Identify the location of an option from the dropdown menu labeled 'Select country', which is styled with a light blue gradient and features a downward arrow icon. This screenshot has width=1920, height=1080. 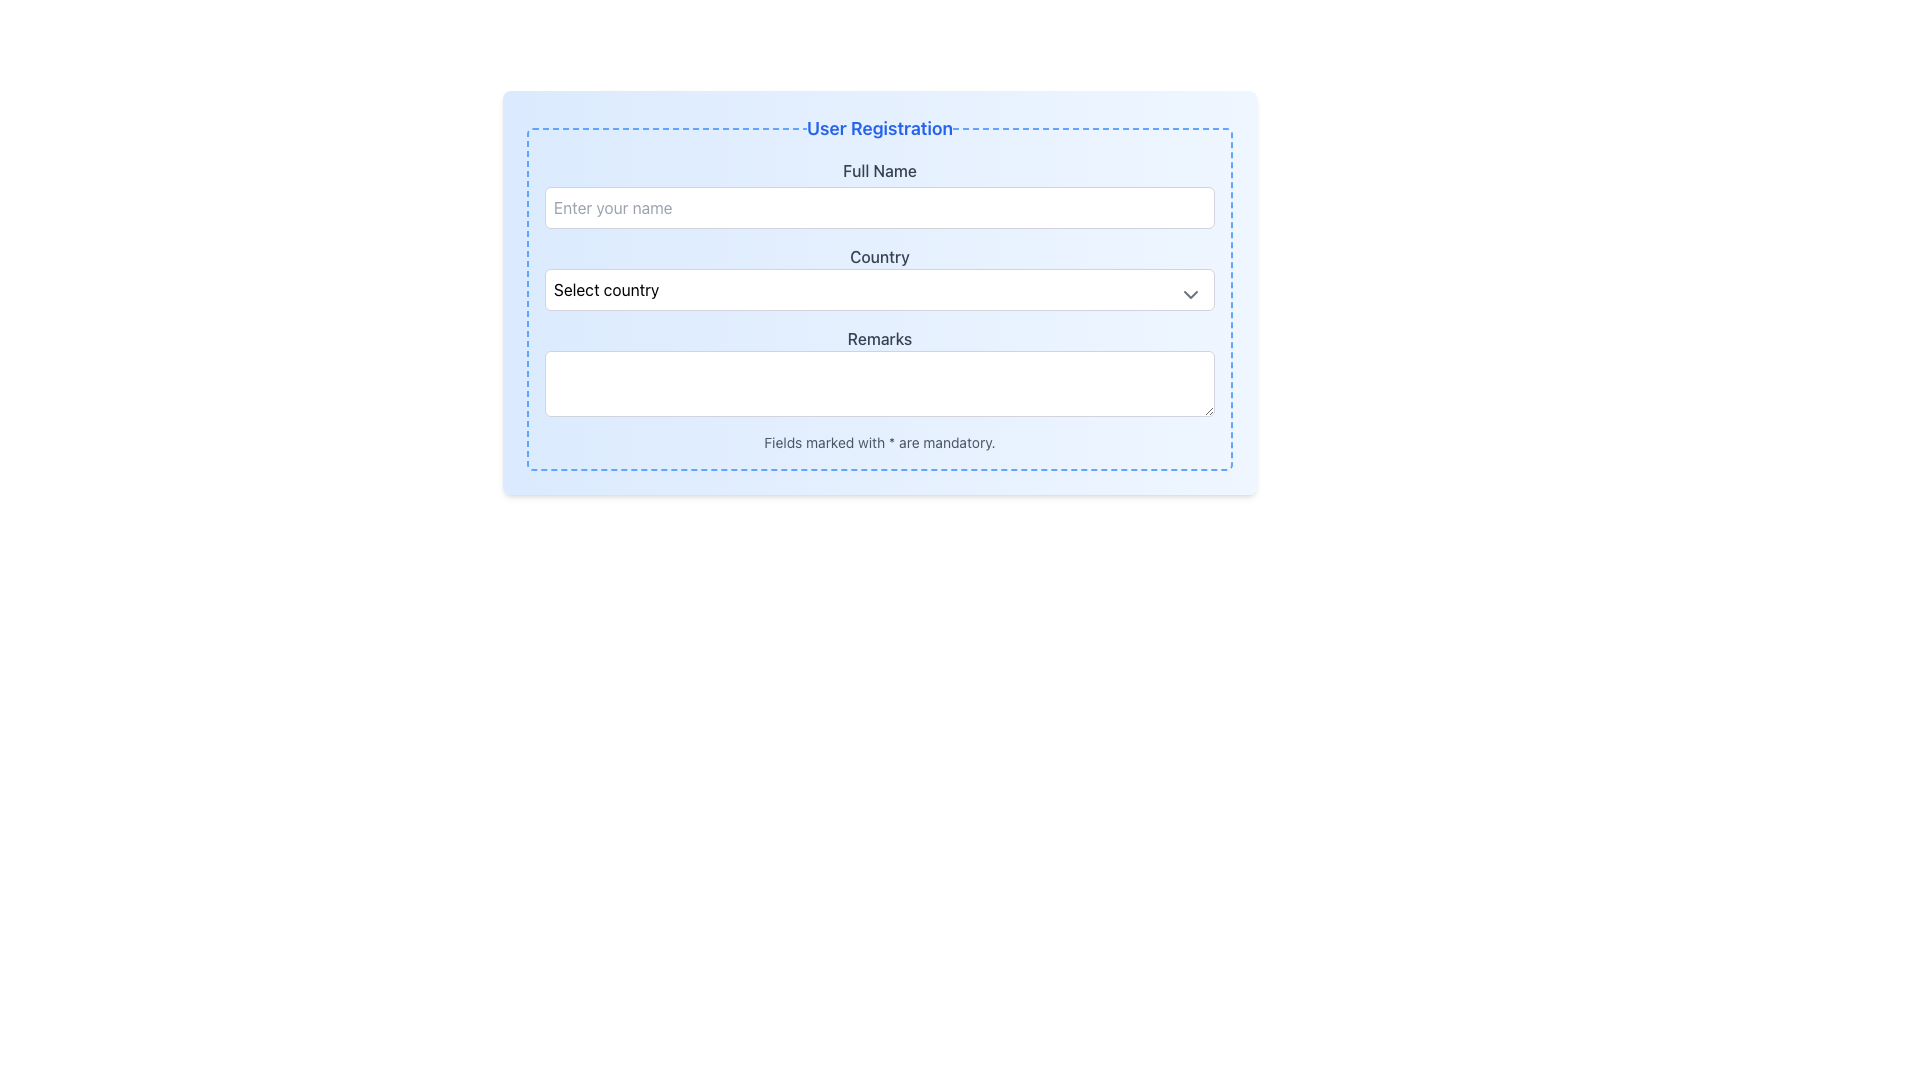
(879, 293).